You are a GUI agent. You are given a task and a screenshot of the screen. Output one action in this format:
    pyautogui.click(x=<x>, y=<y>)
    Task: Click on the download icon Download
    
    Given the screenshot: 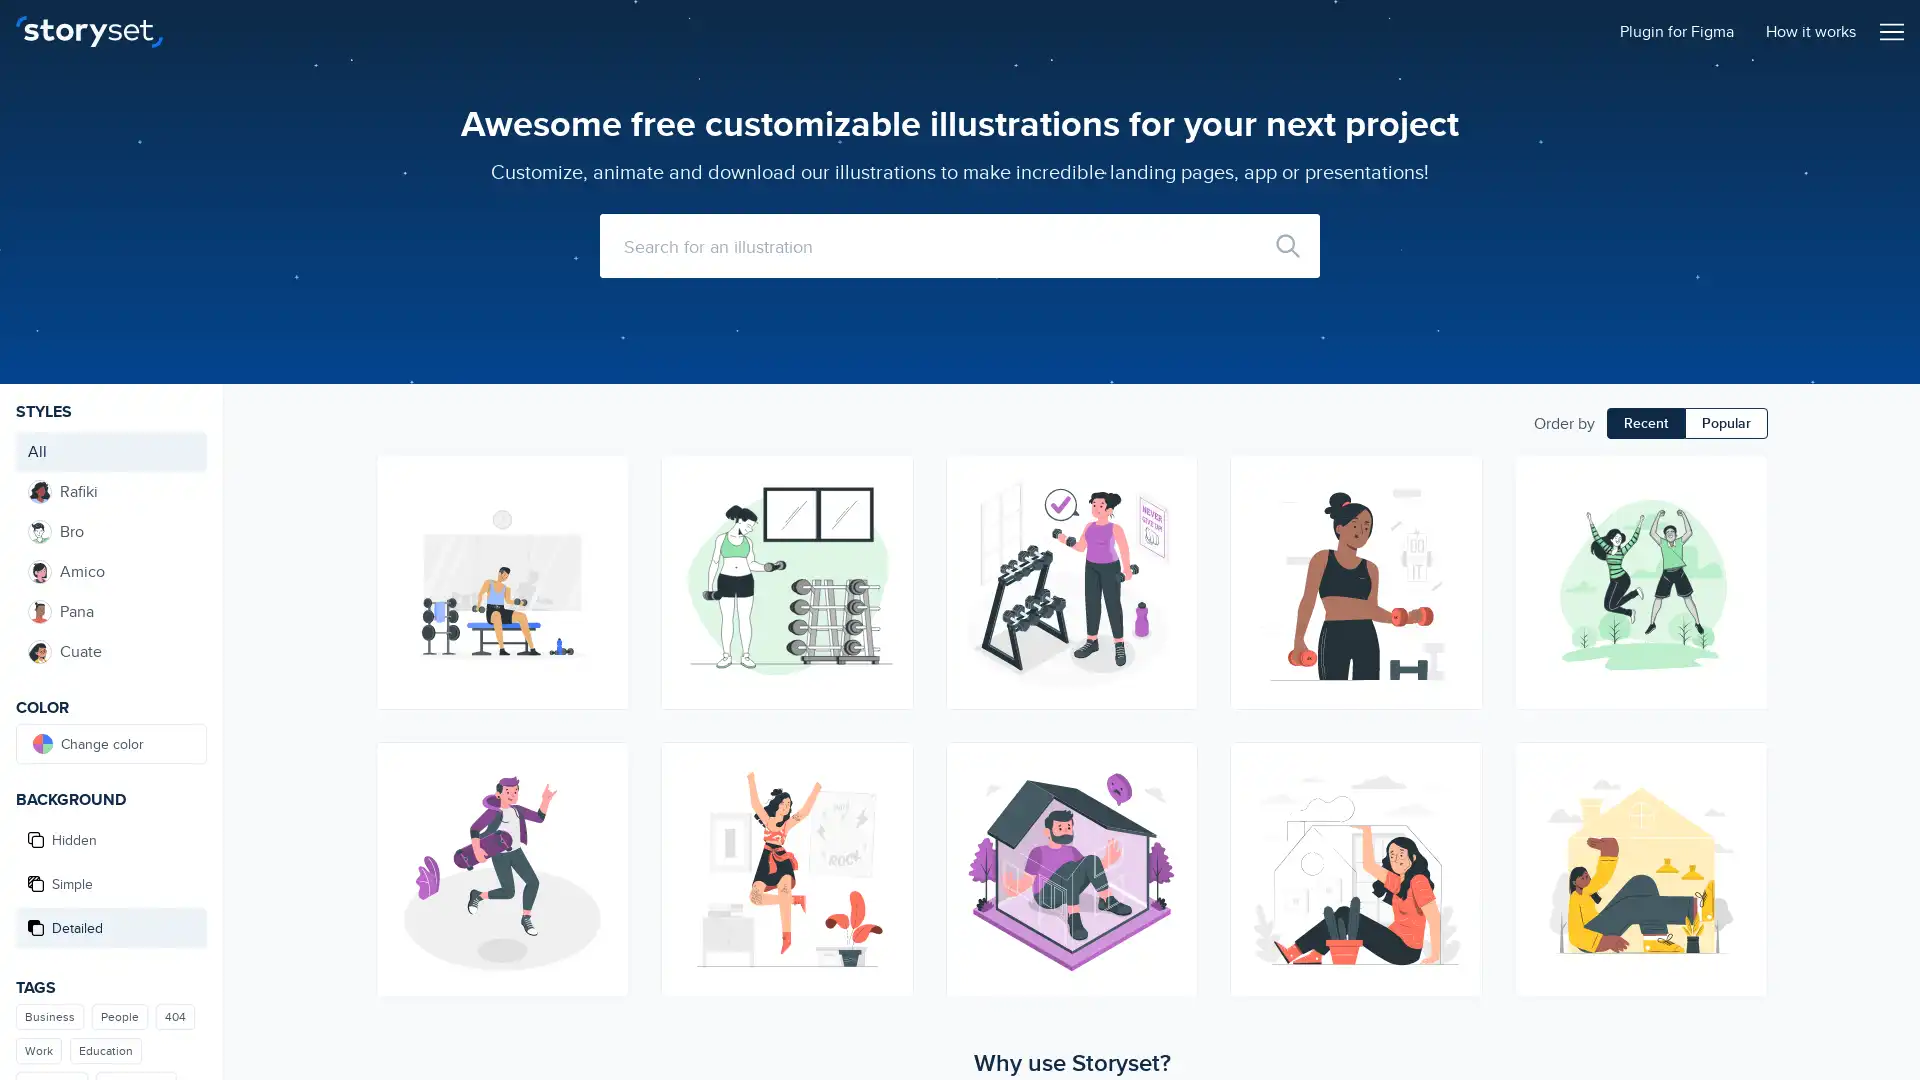 What is the action you would take?
    pyautogui.click(x=1458, y=801)
    